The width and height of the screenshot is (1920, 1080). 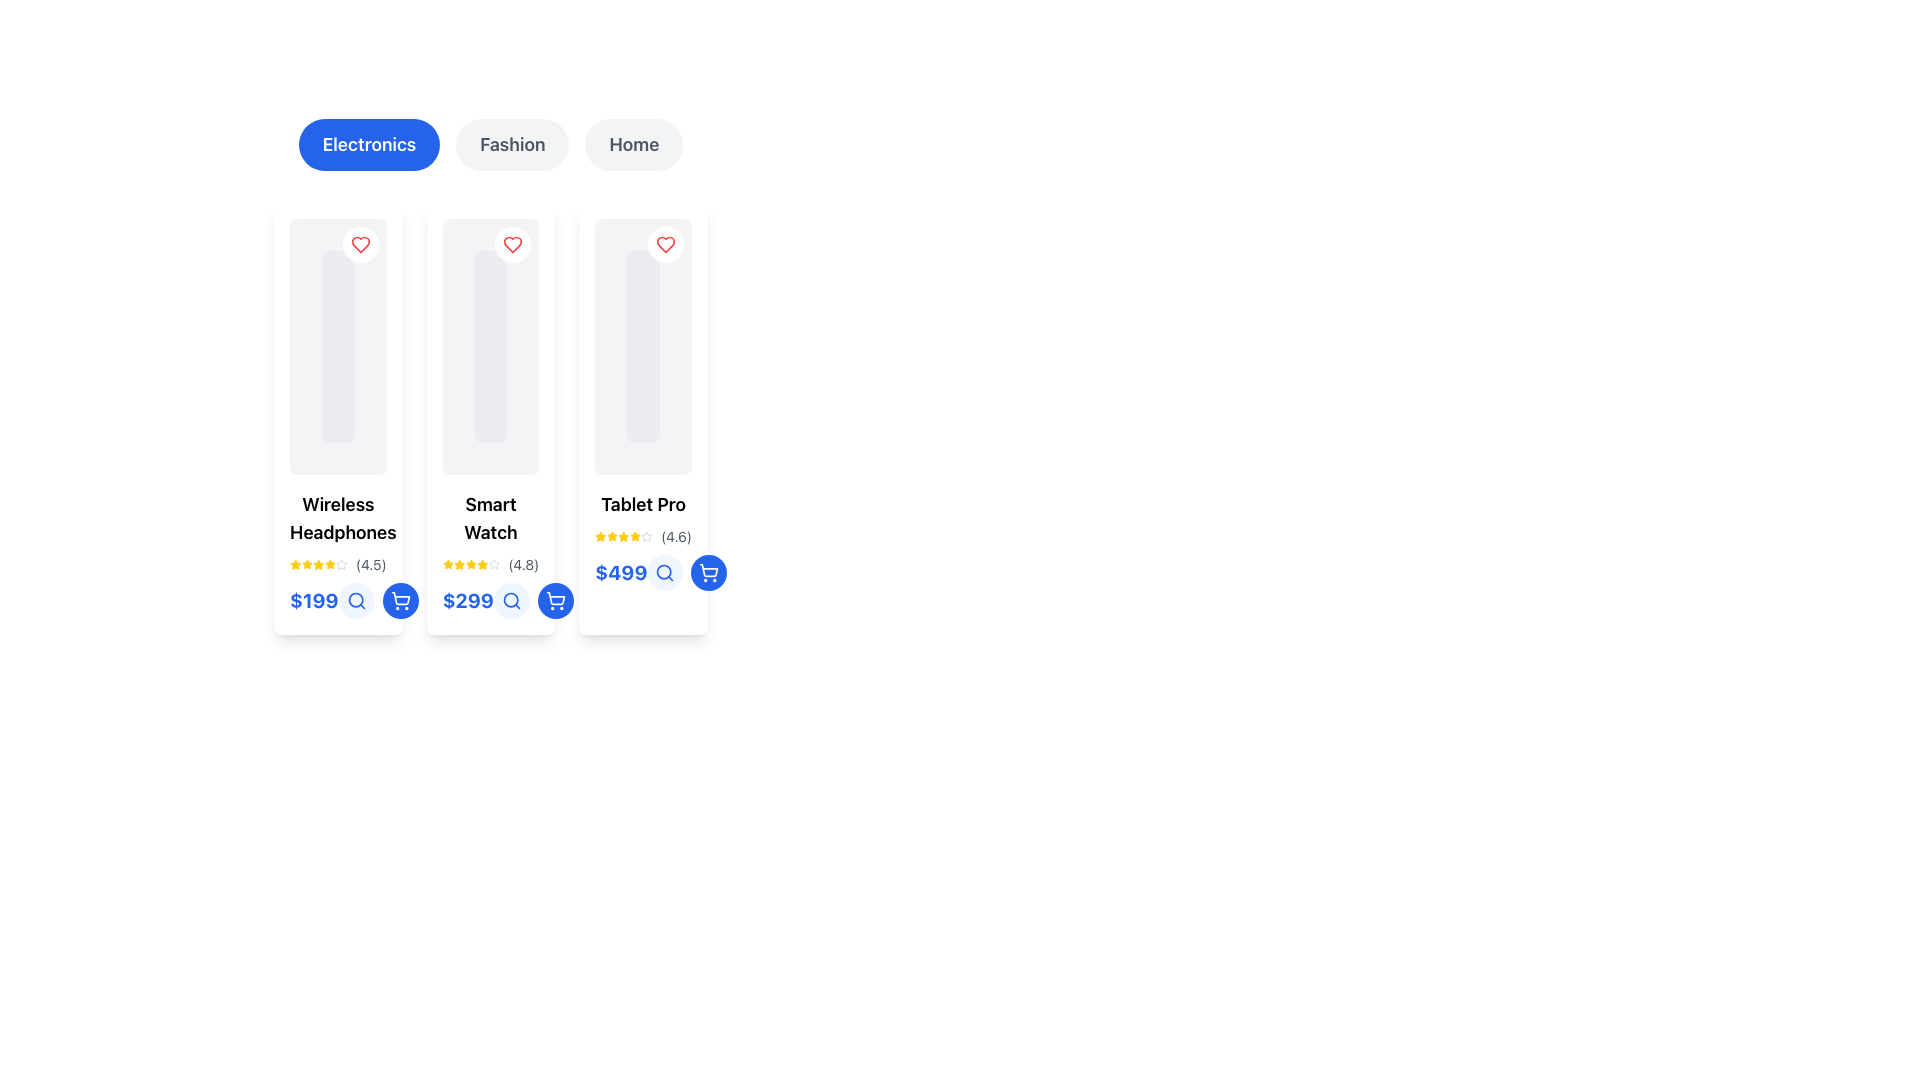 I want to click on the visual indicator icon for the 'Tablet Pro' product located at the top central region of the card, to the right of the main image placeholder, so click(x=611, y=535).